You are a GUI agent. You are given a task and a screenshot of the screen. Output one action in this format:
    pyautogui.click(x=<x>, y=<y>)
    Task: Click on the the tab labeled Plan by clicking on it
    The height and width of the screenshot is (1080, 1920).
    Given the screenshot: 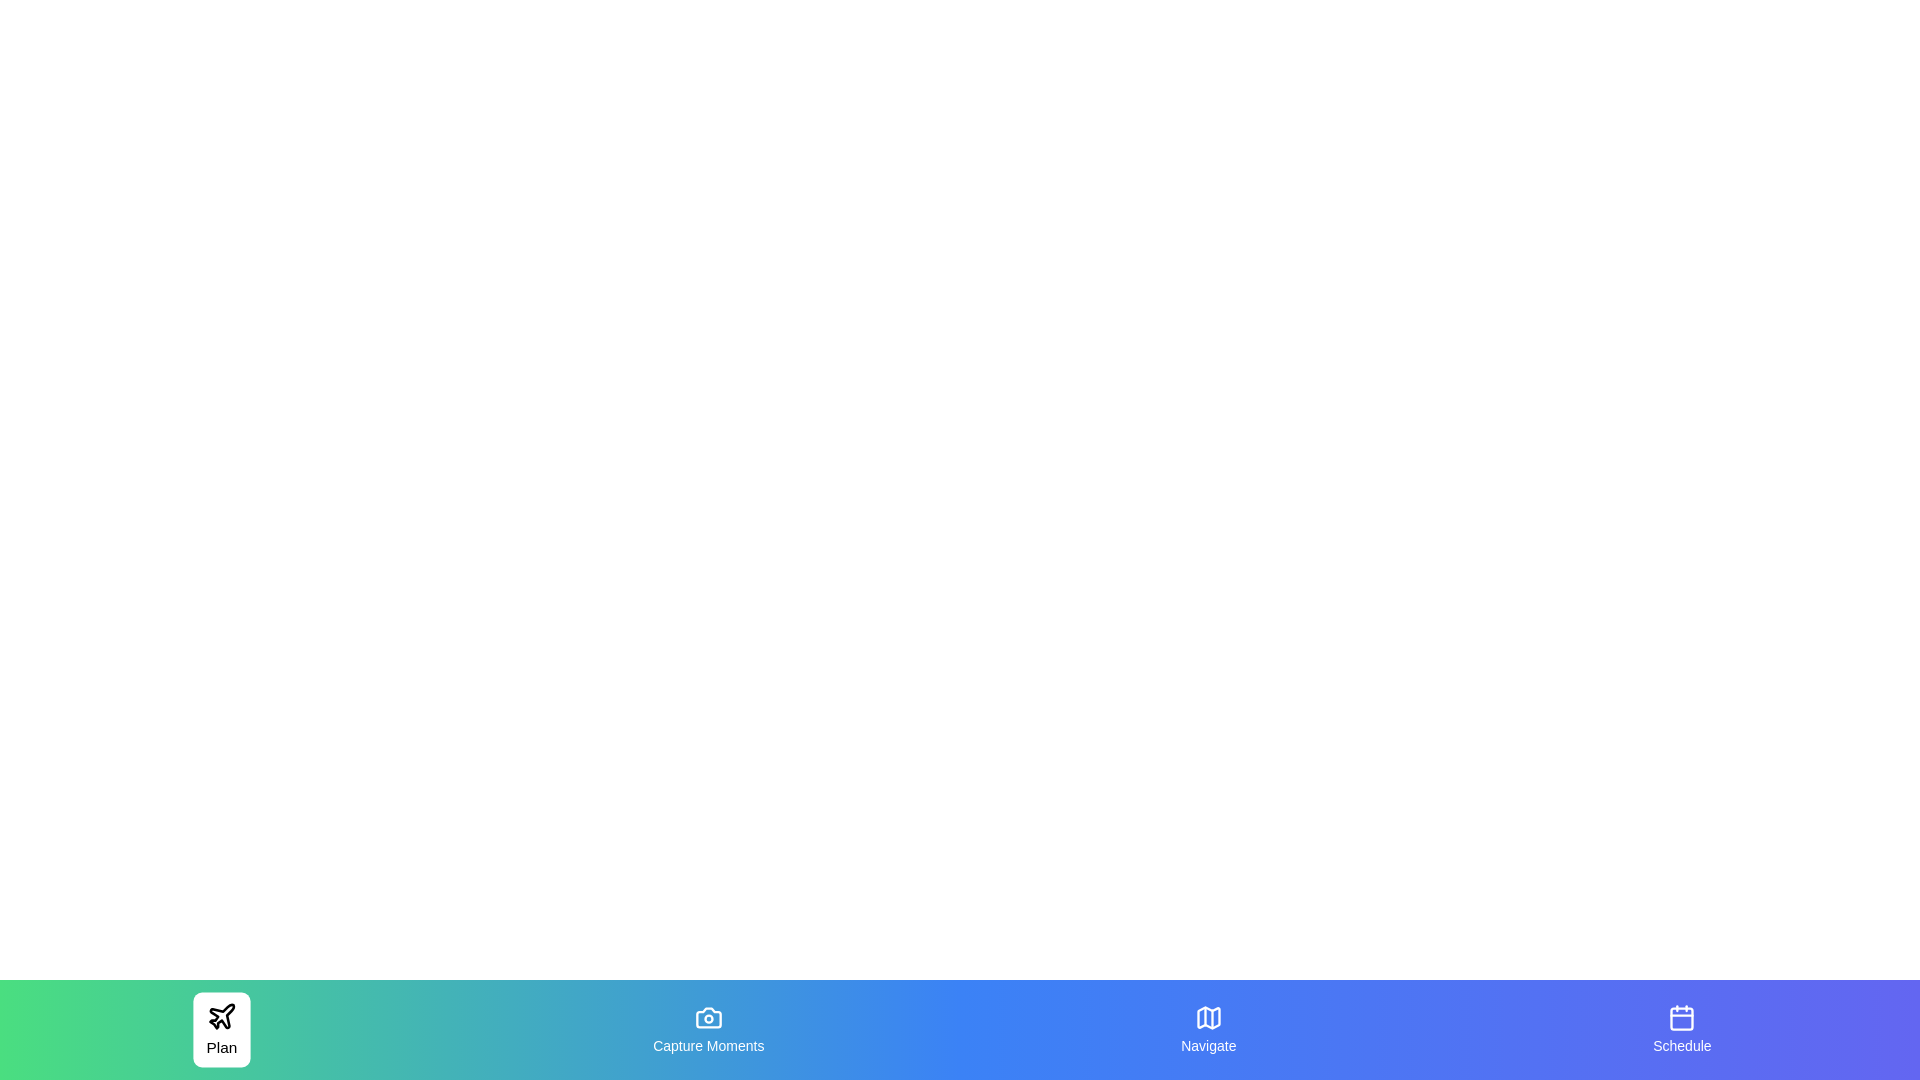 What is the action you would take?
    pyautogui.click(x=222, y=1029)
    